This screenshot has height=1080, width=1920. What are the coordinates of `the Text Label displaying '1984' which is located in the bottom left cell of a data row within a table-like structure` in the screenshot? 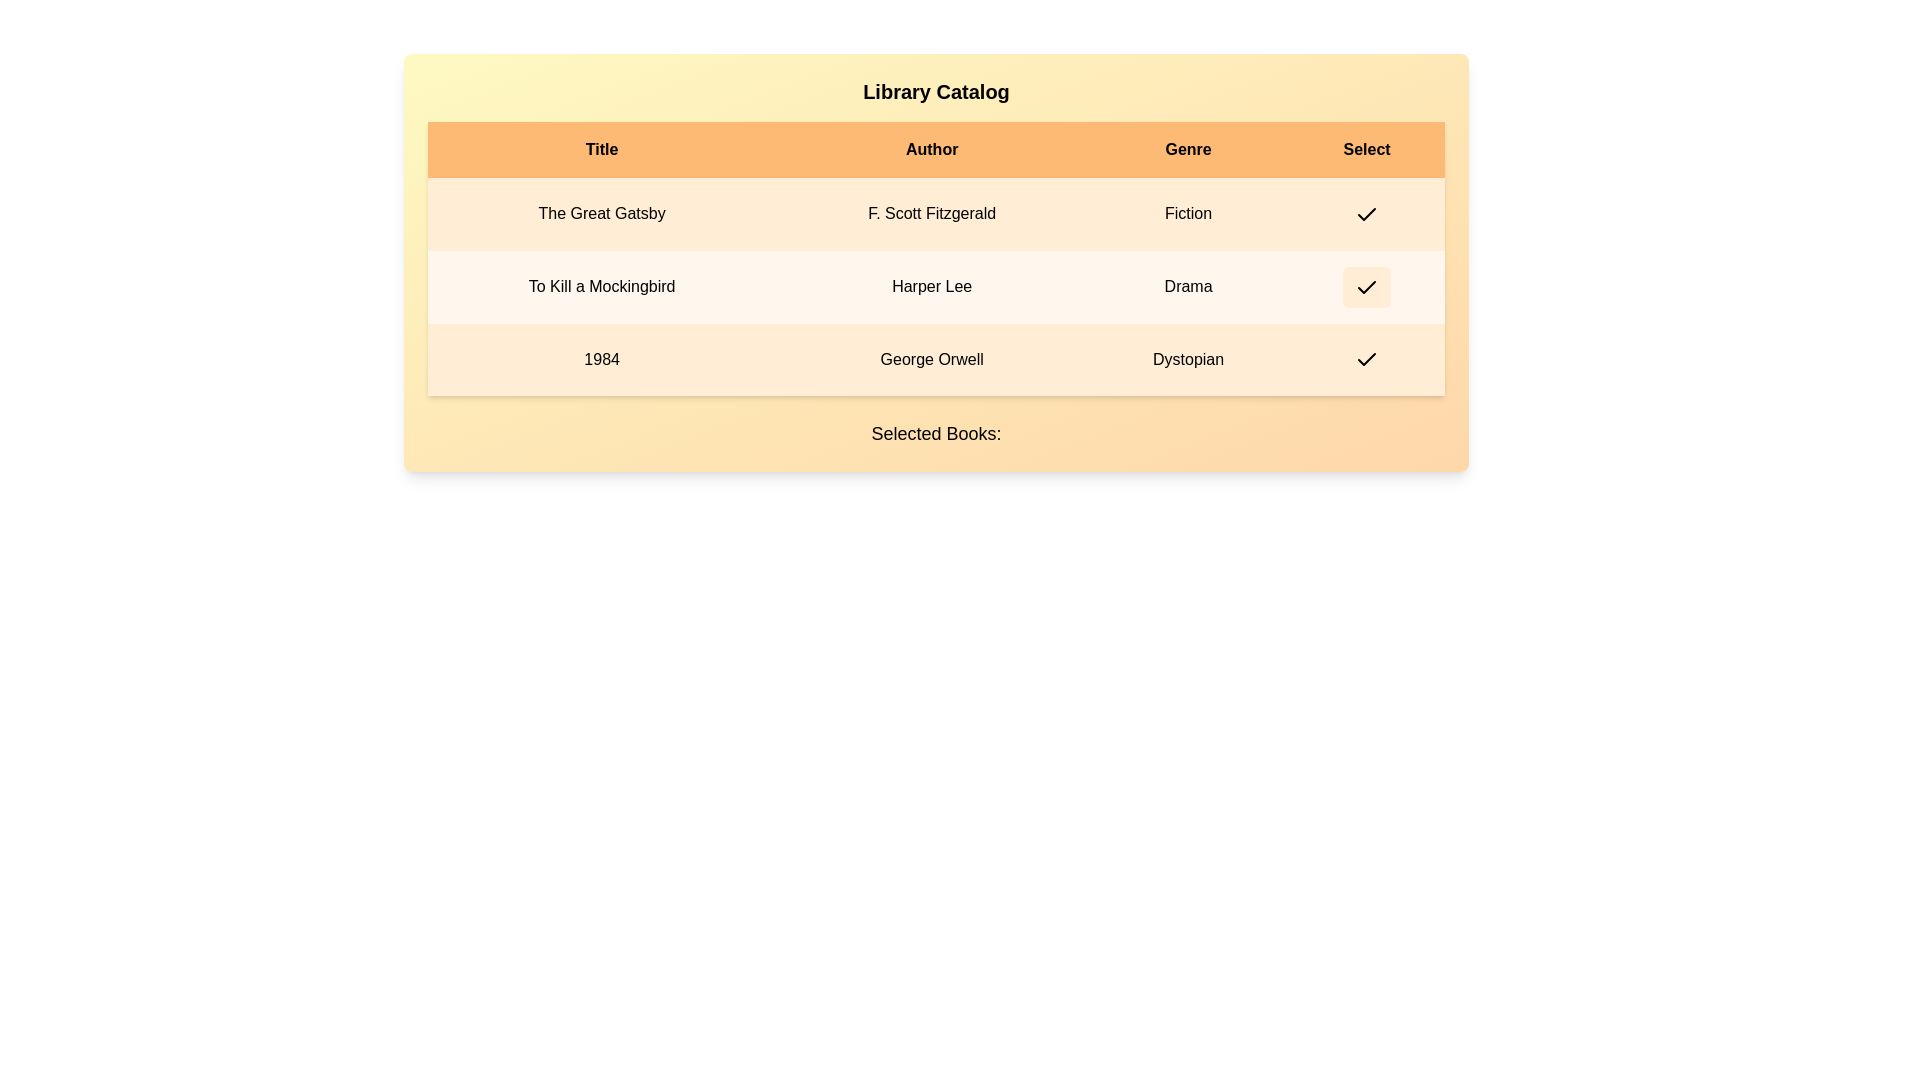 It's located at (601, 358).